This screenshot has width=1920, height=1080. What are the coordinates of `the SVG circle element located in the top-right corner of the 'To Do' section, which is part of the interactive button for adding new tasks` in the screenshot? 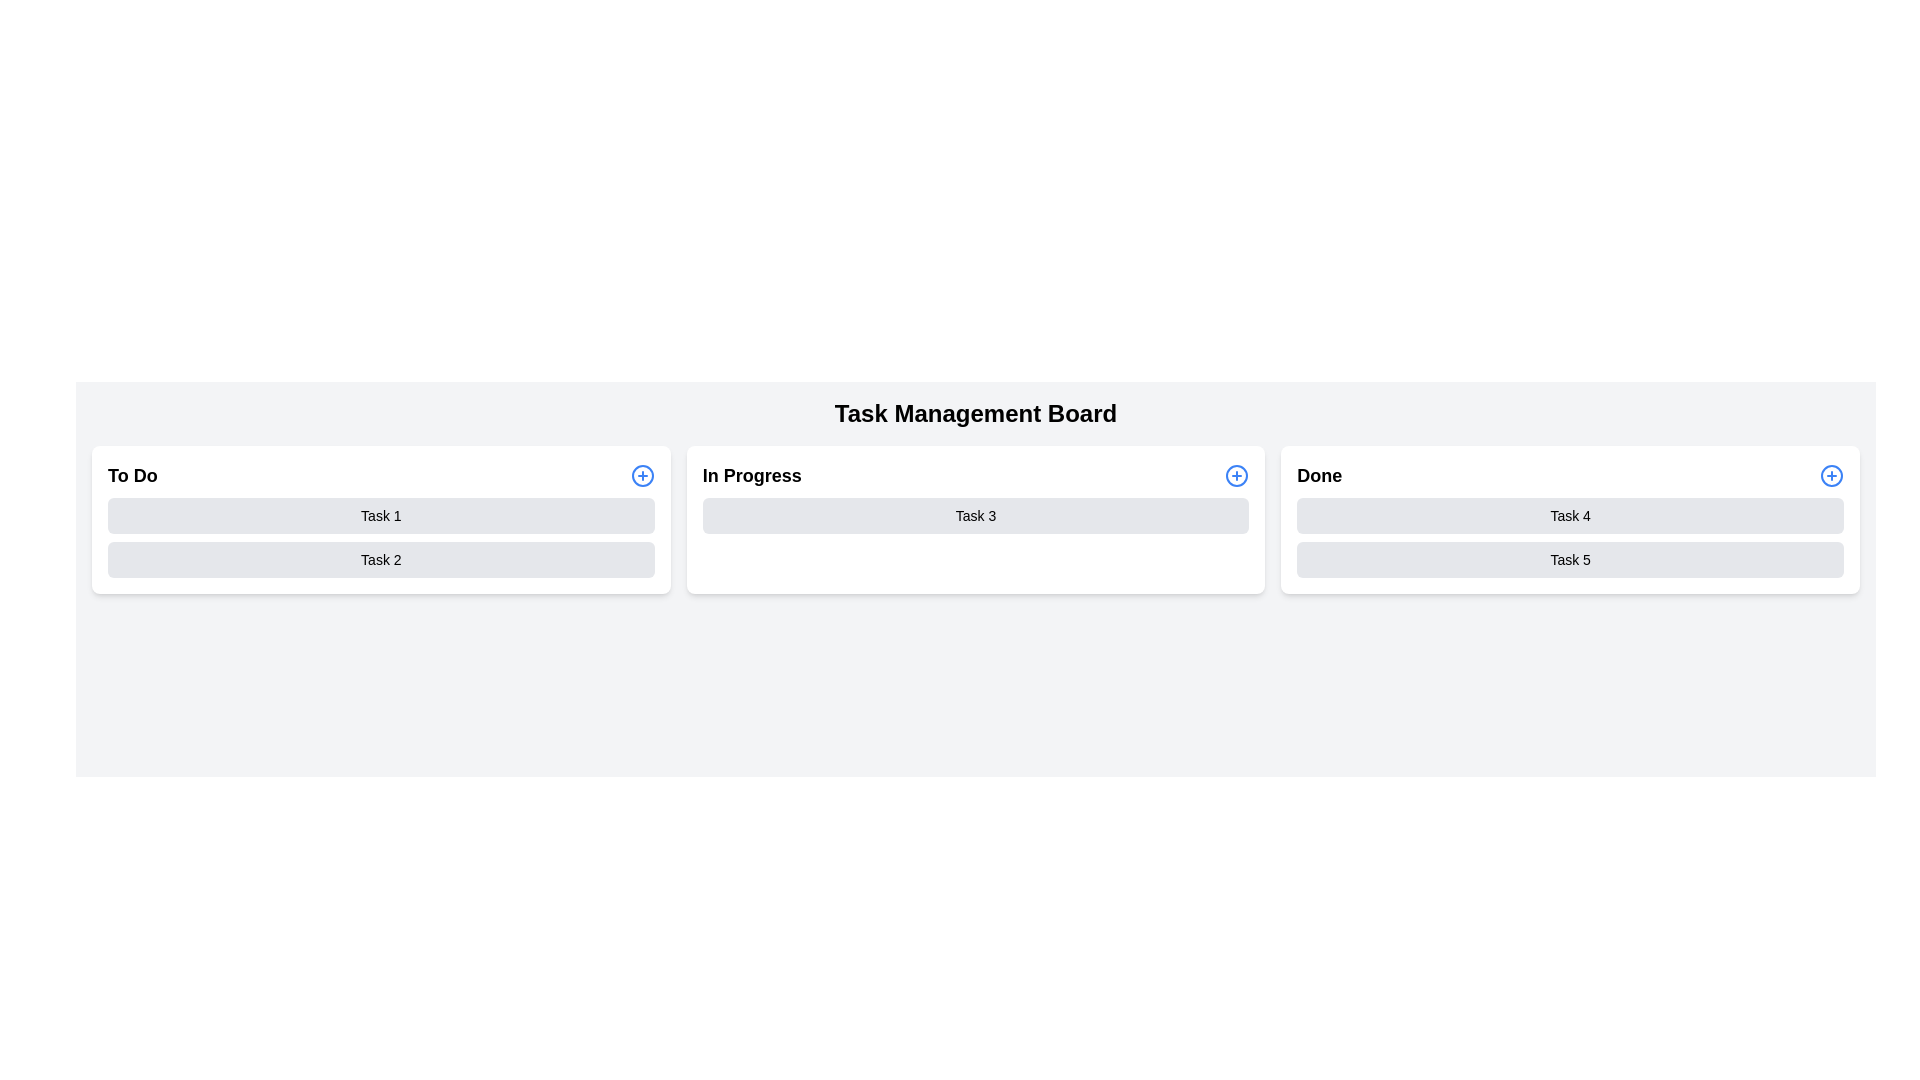 It's located at (642, 475).